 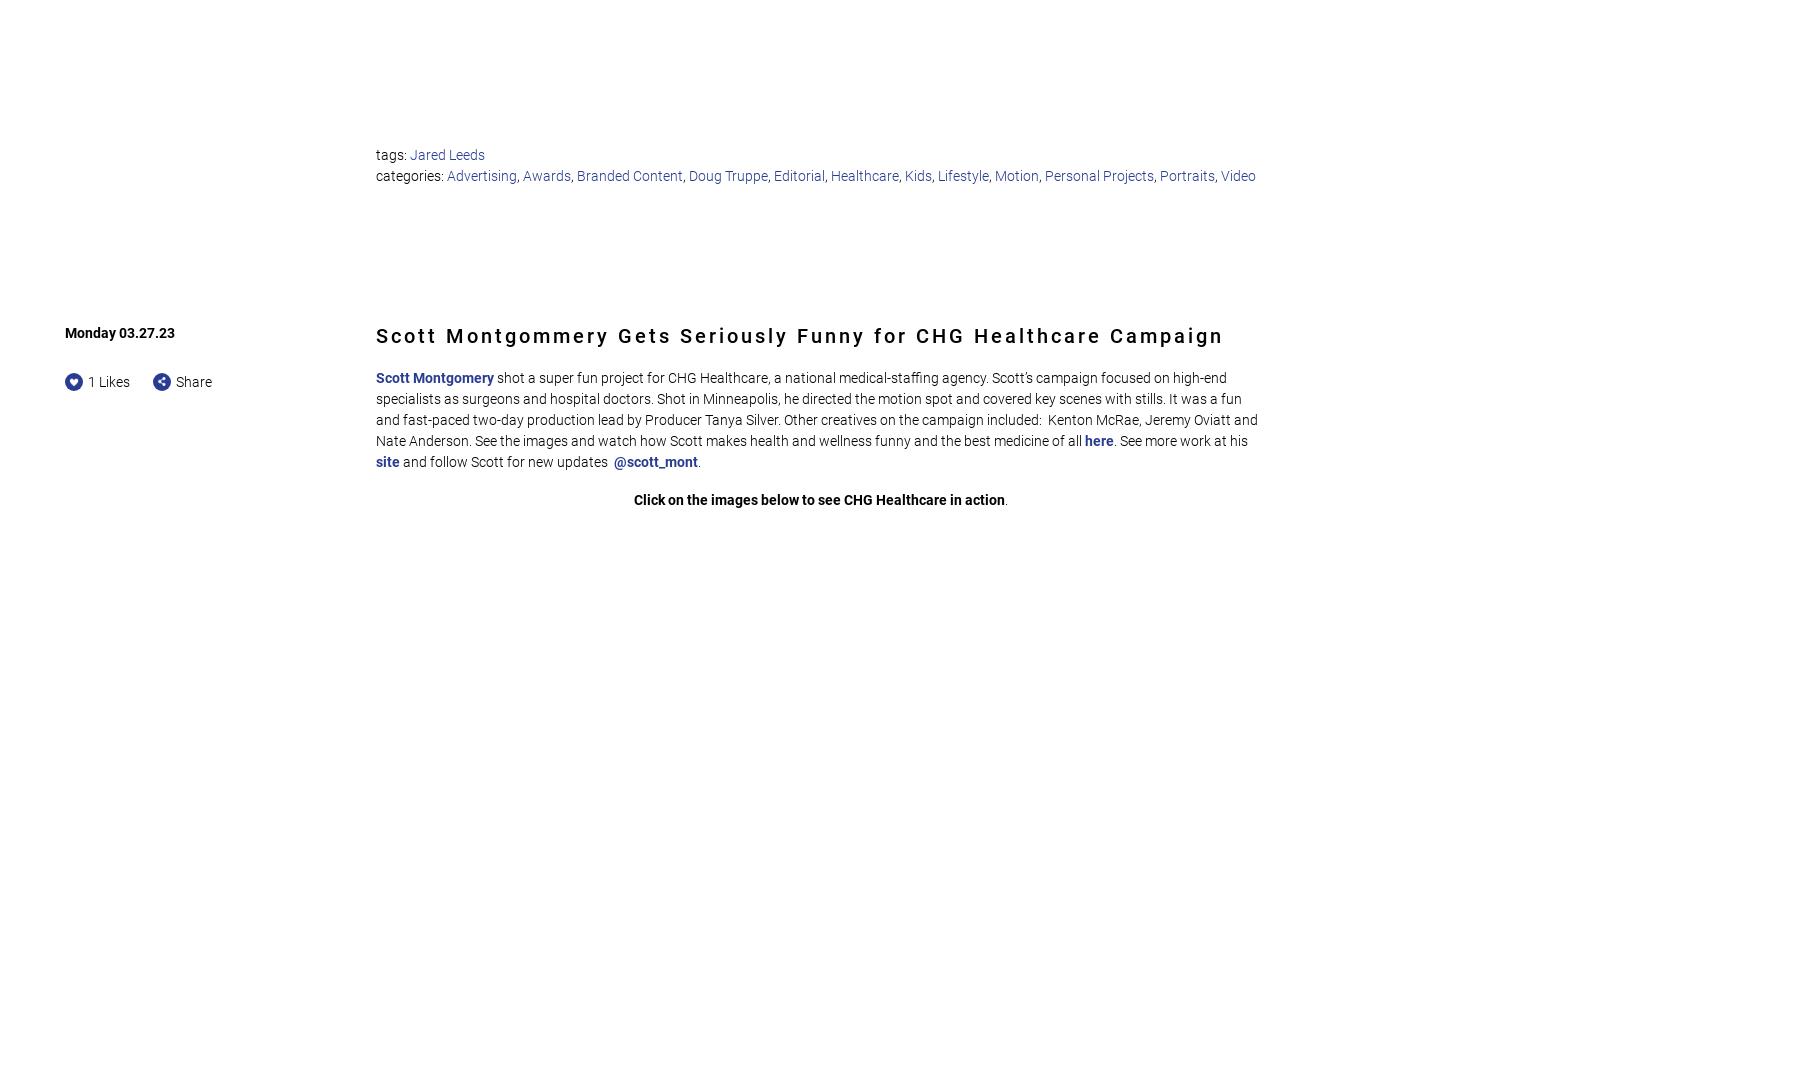 I want to click on 'Monday 03.27.23', so click(x=120, y=332).